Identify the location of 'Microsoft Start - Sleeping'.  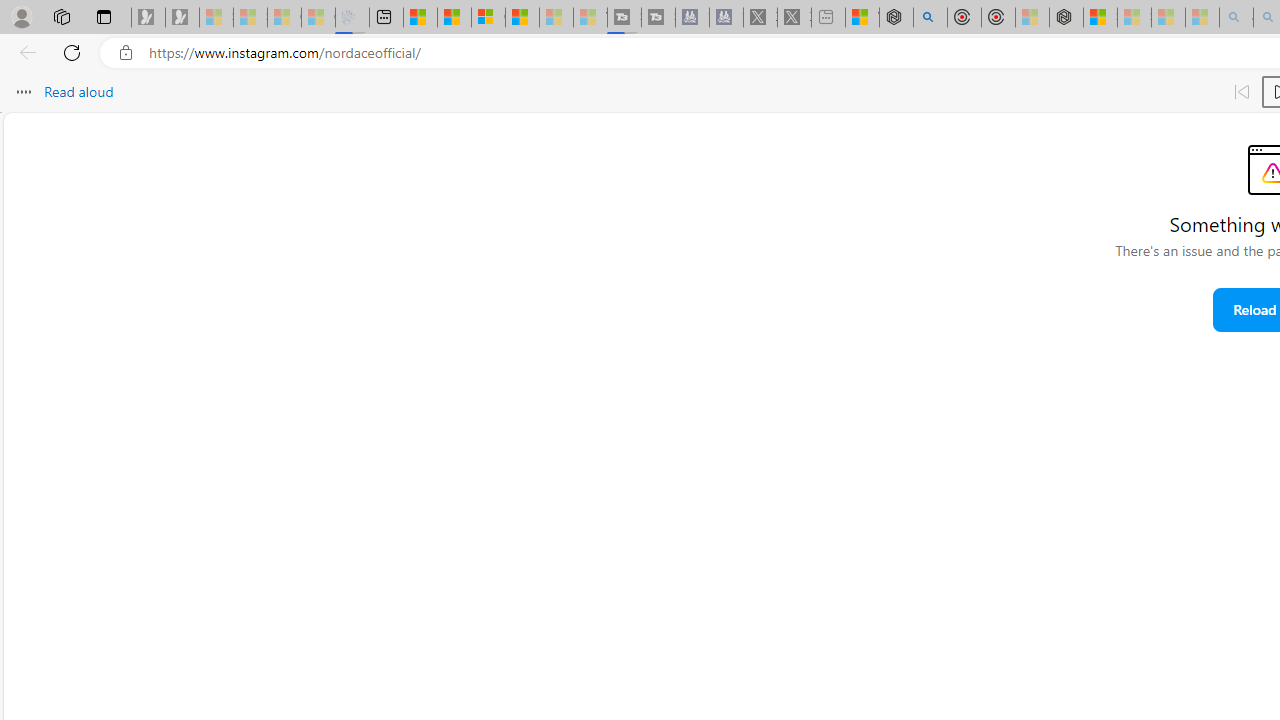
(556, 17).